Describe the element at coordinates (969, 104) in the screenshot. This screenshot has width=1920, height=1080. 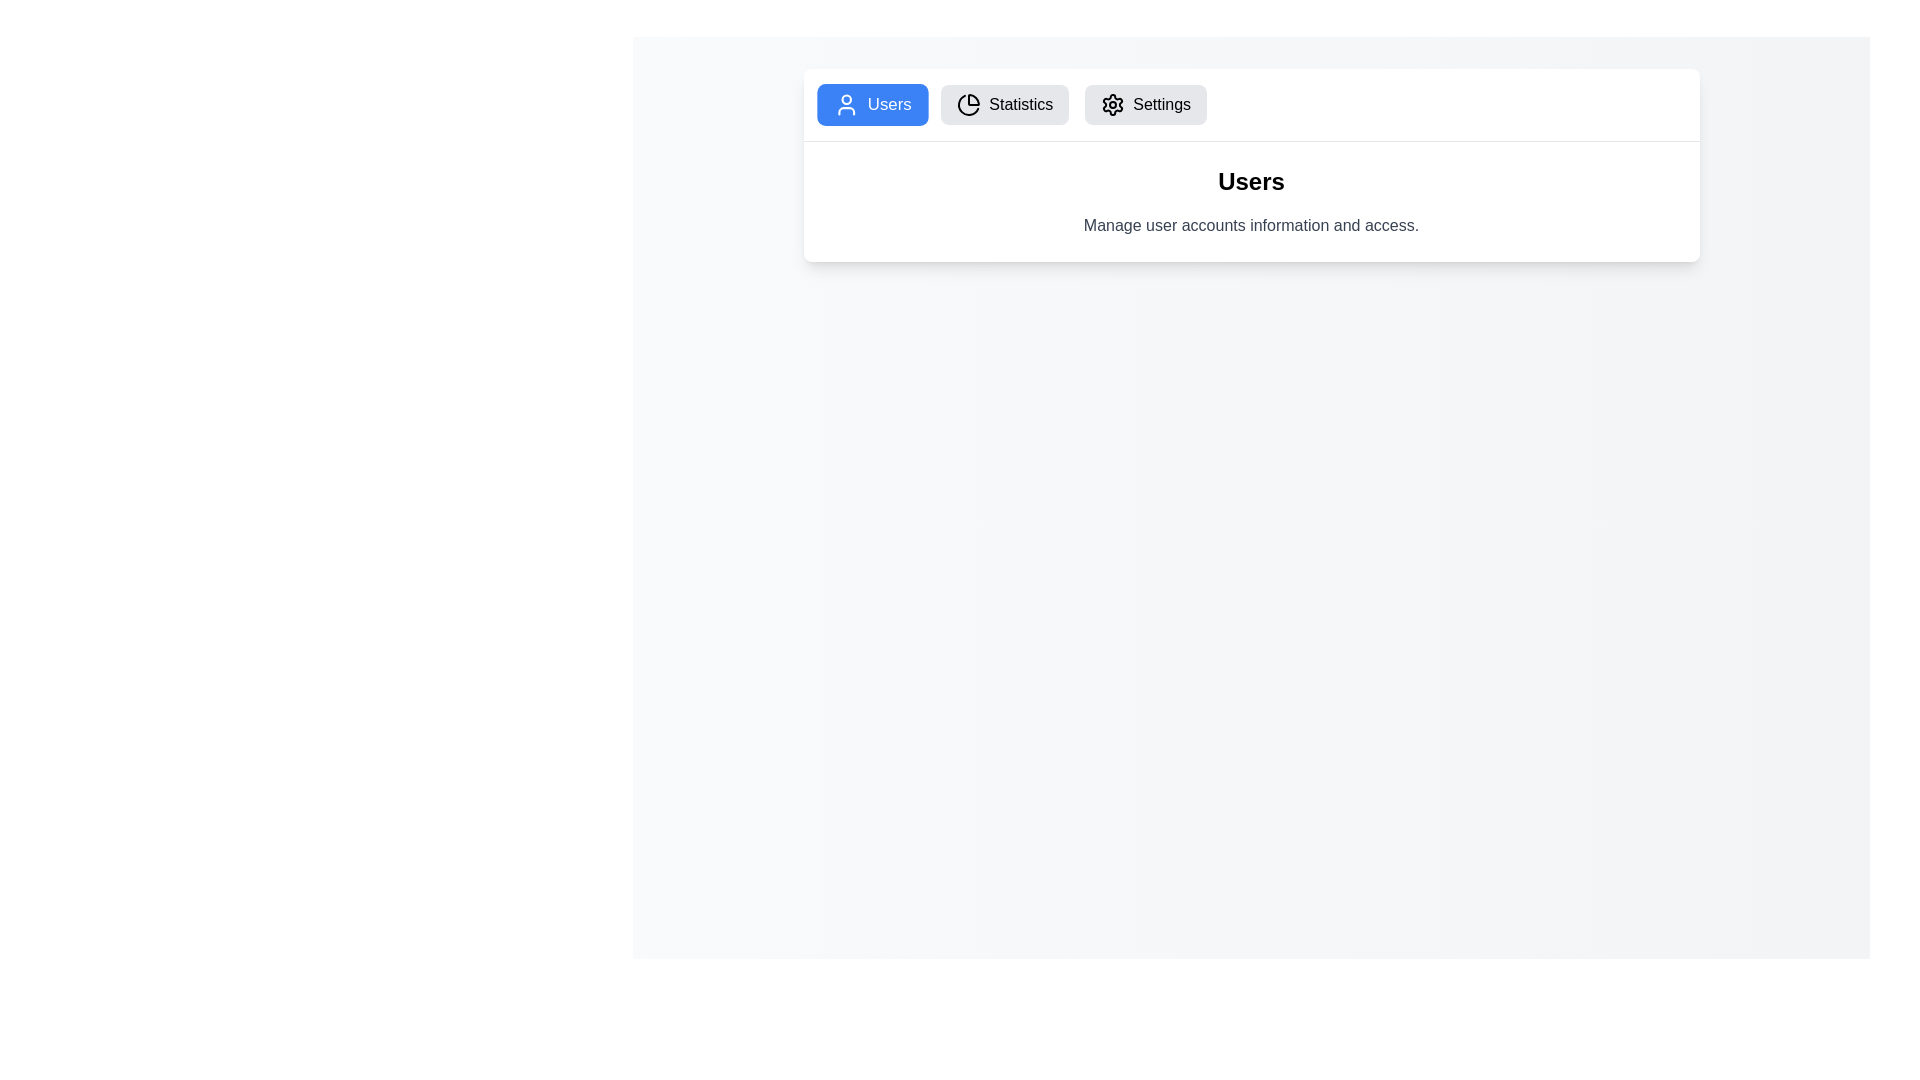
I see `the 'Statistics' icon located within the navigation bar, which serves as a visual indicator for accessing statistical data` at that location.